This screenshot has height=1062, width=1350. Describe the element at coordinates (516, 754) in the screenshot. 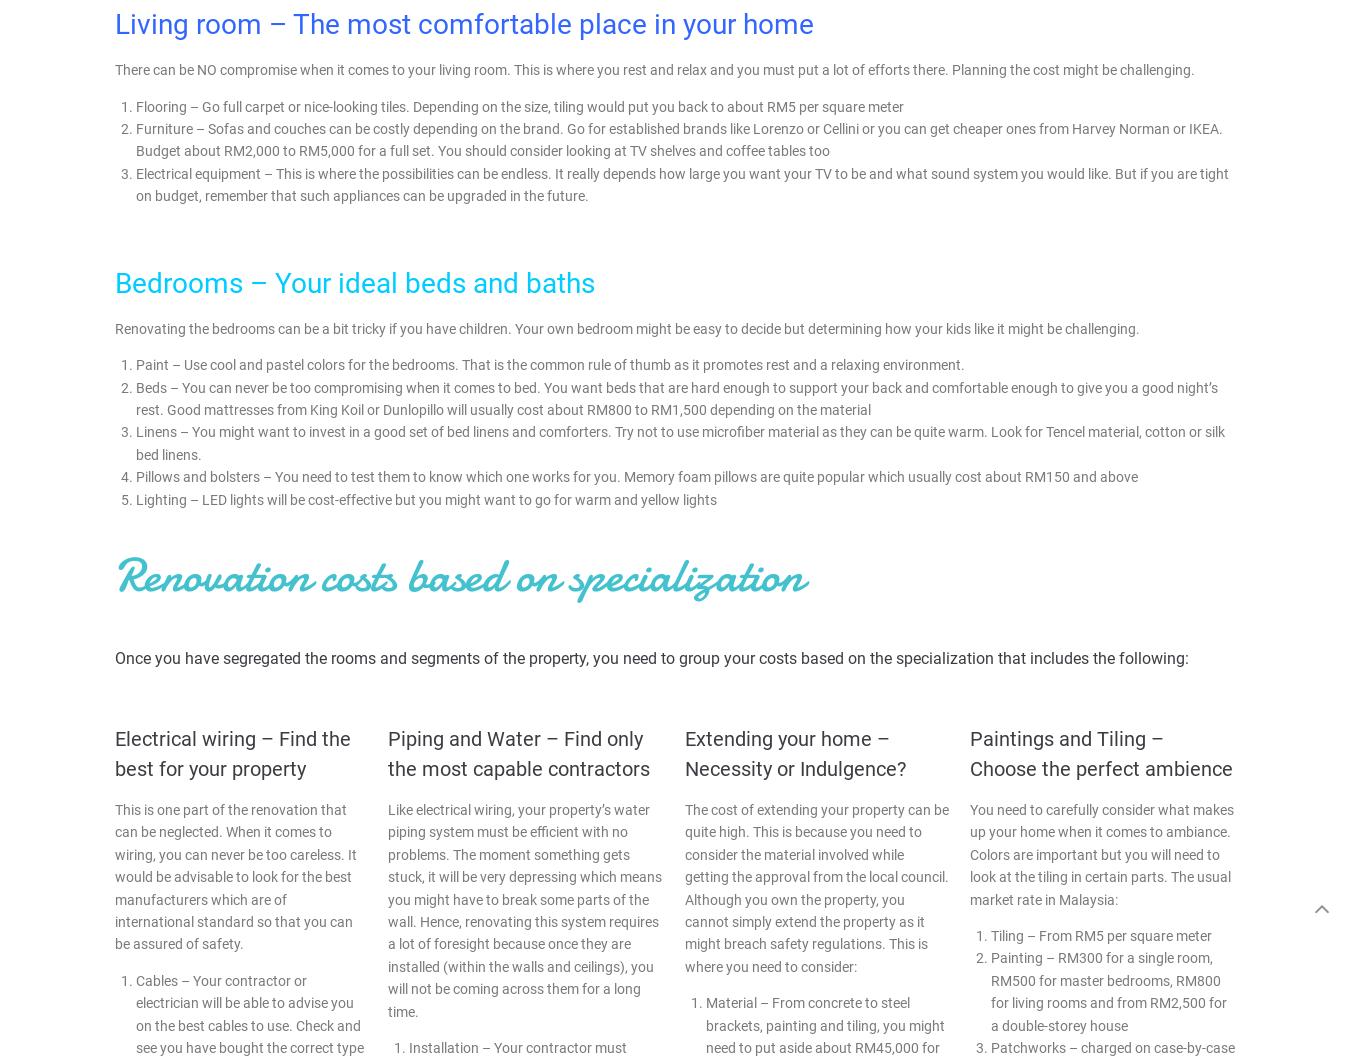

I see `'Piping and Water – Find only the most capable contractors'` at that location.